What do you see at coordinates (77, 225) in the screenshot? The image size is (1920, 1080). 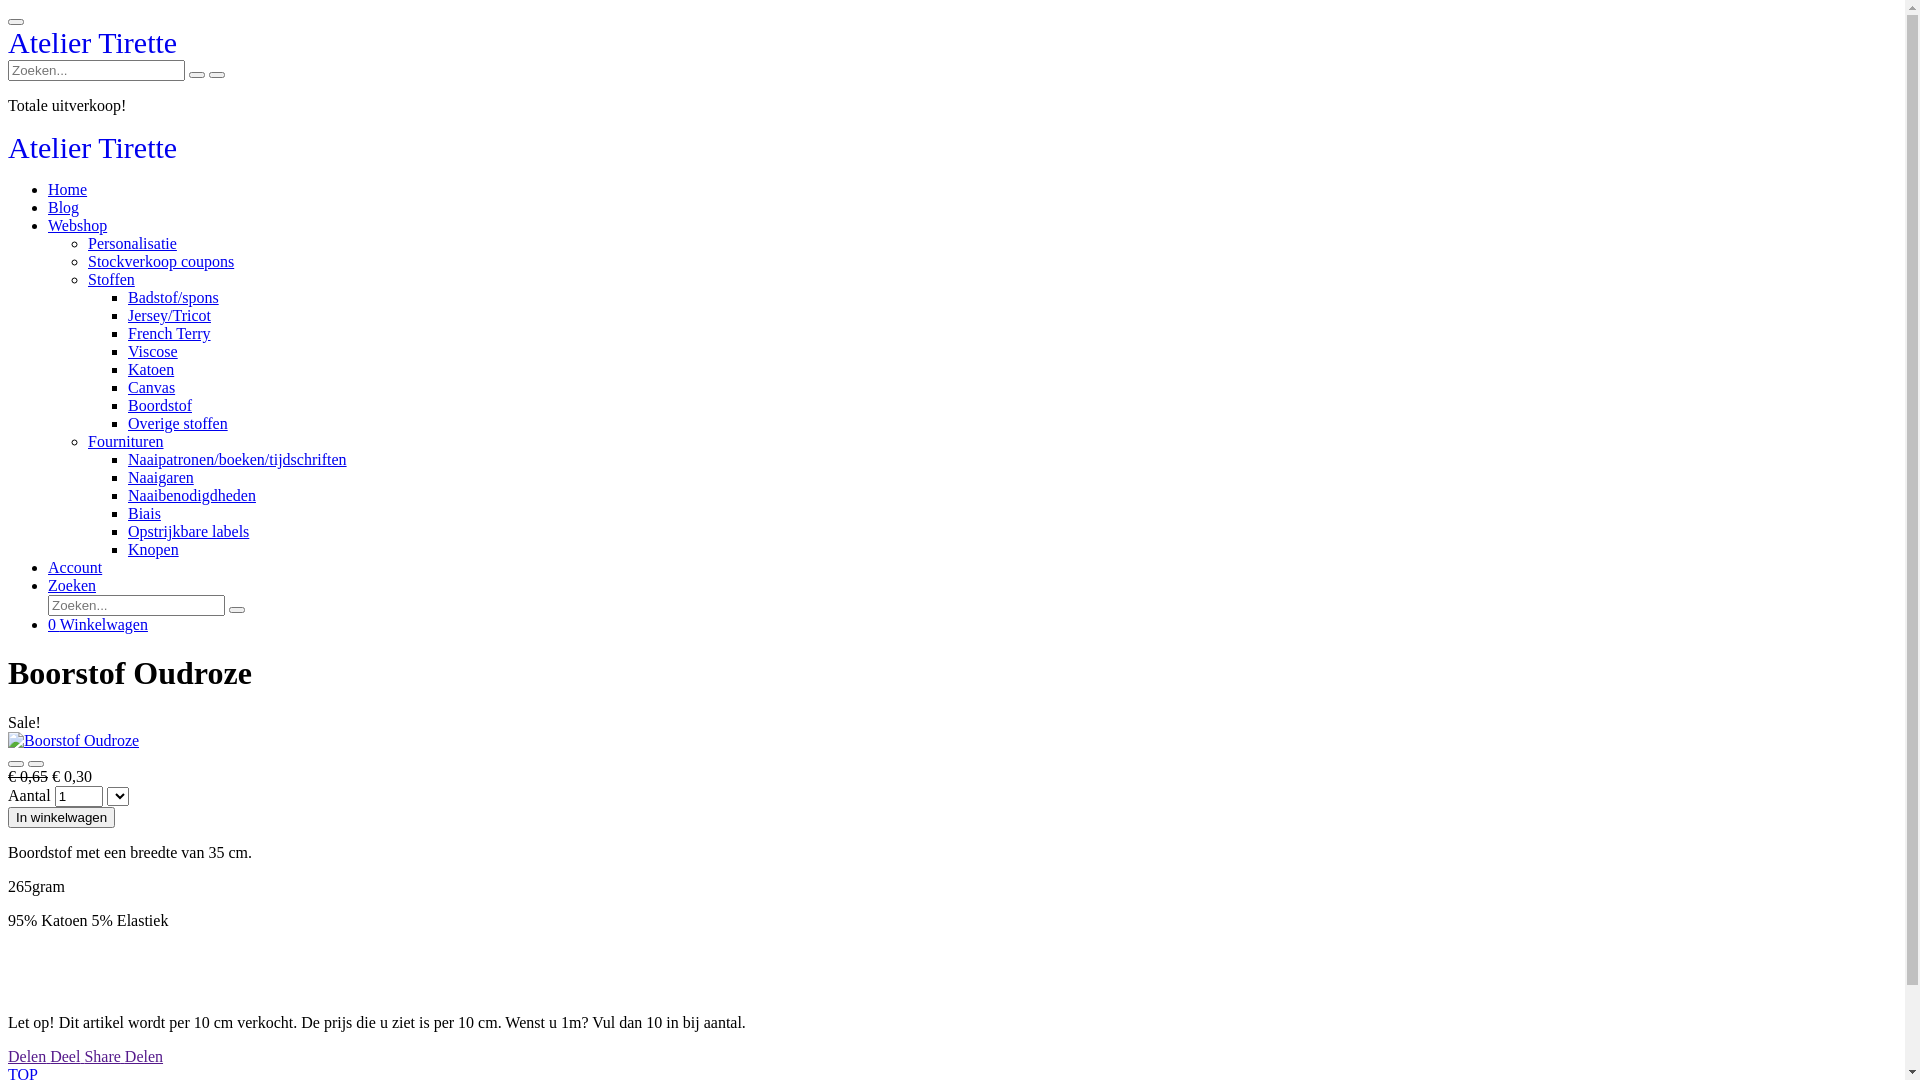 I see `'Webshop'` at bounding box center [77, 225].